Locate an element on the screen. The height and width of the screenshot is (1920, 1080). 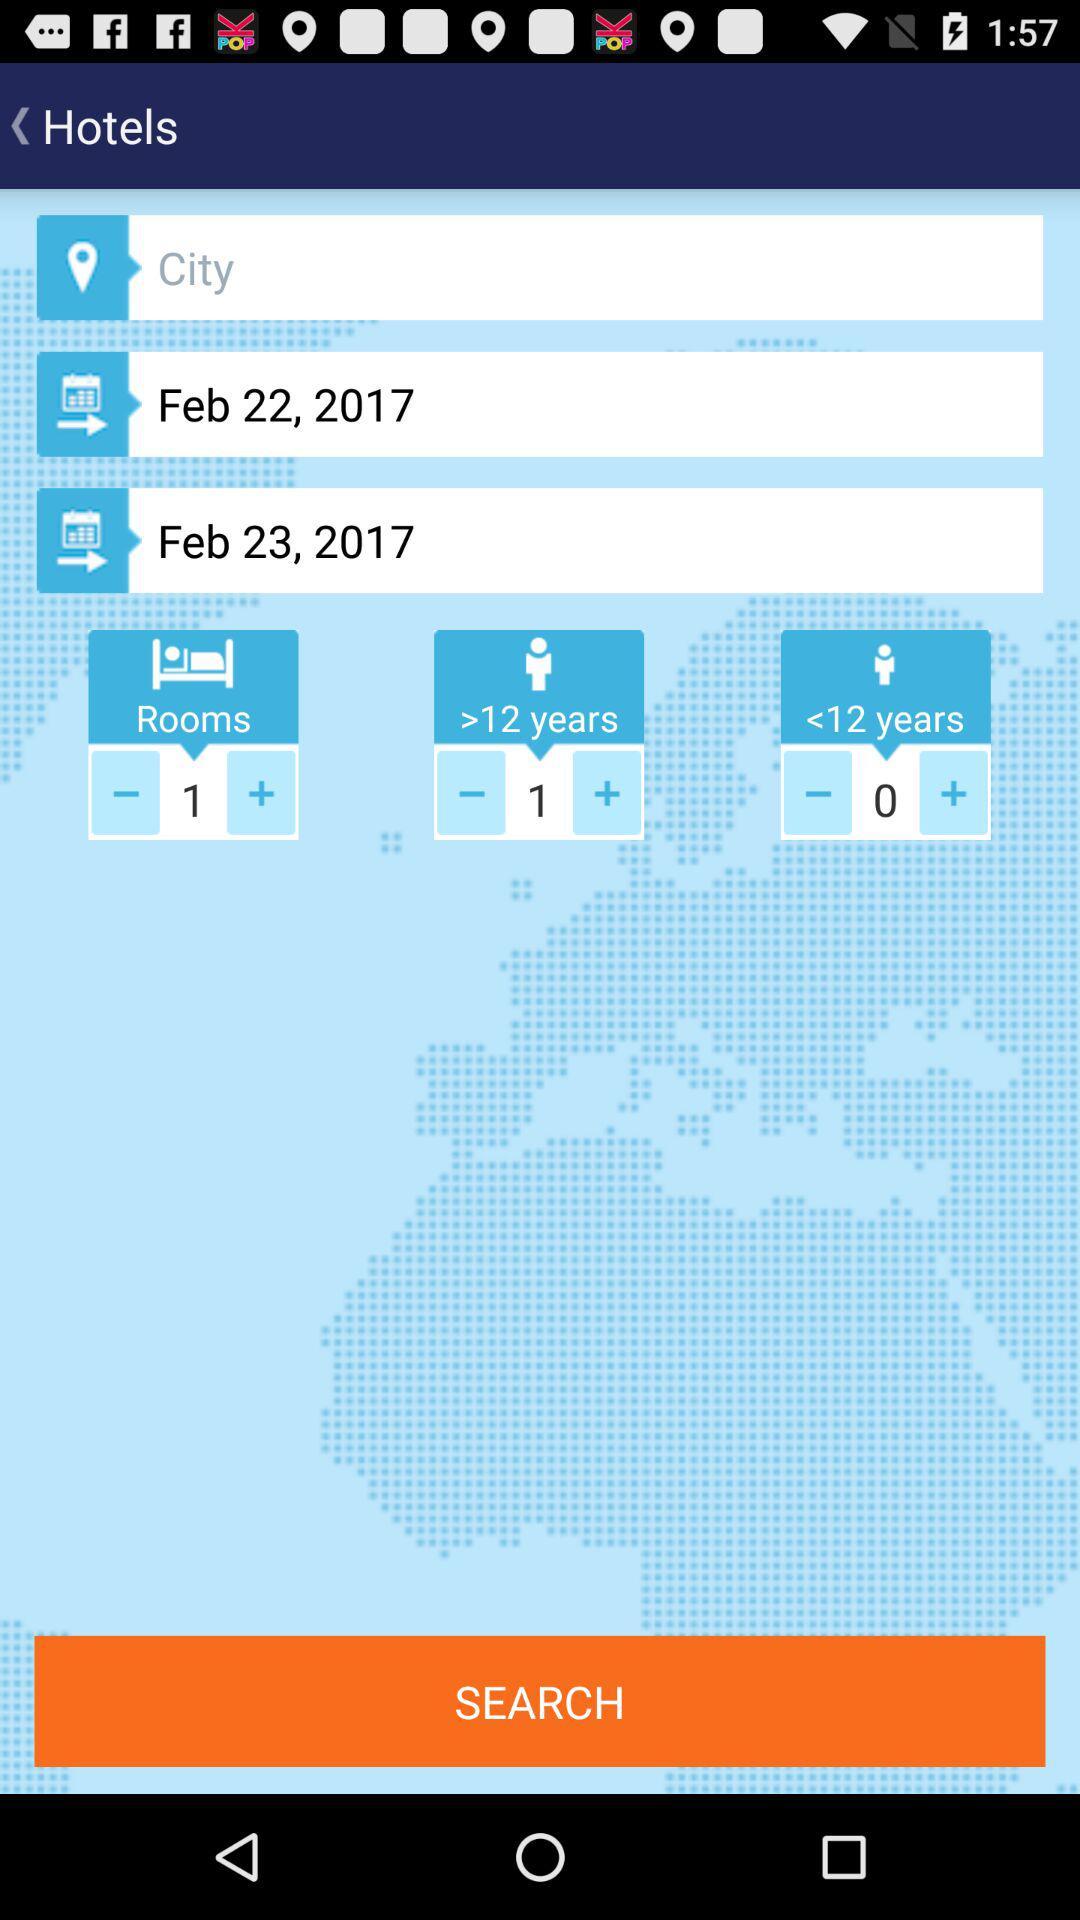
less age is located at coordinates (471, 791).